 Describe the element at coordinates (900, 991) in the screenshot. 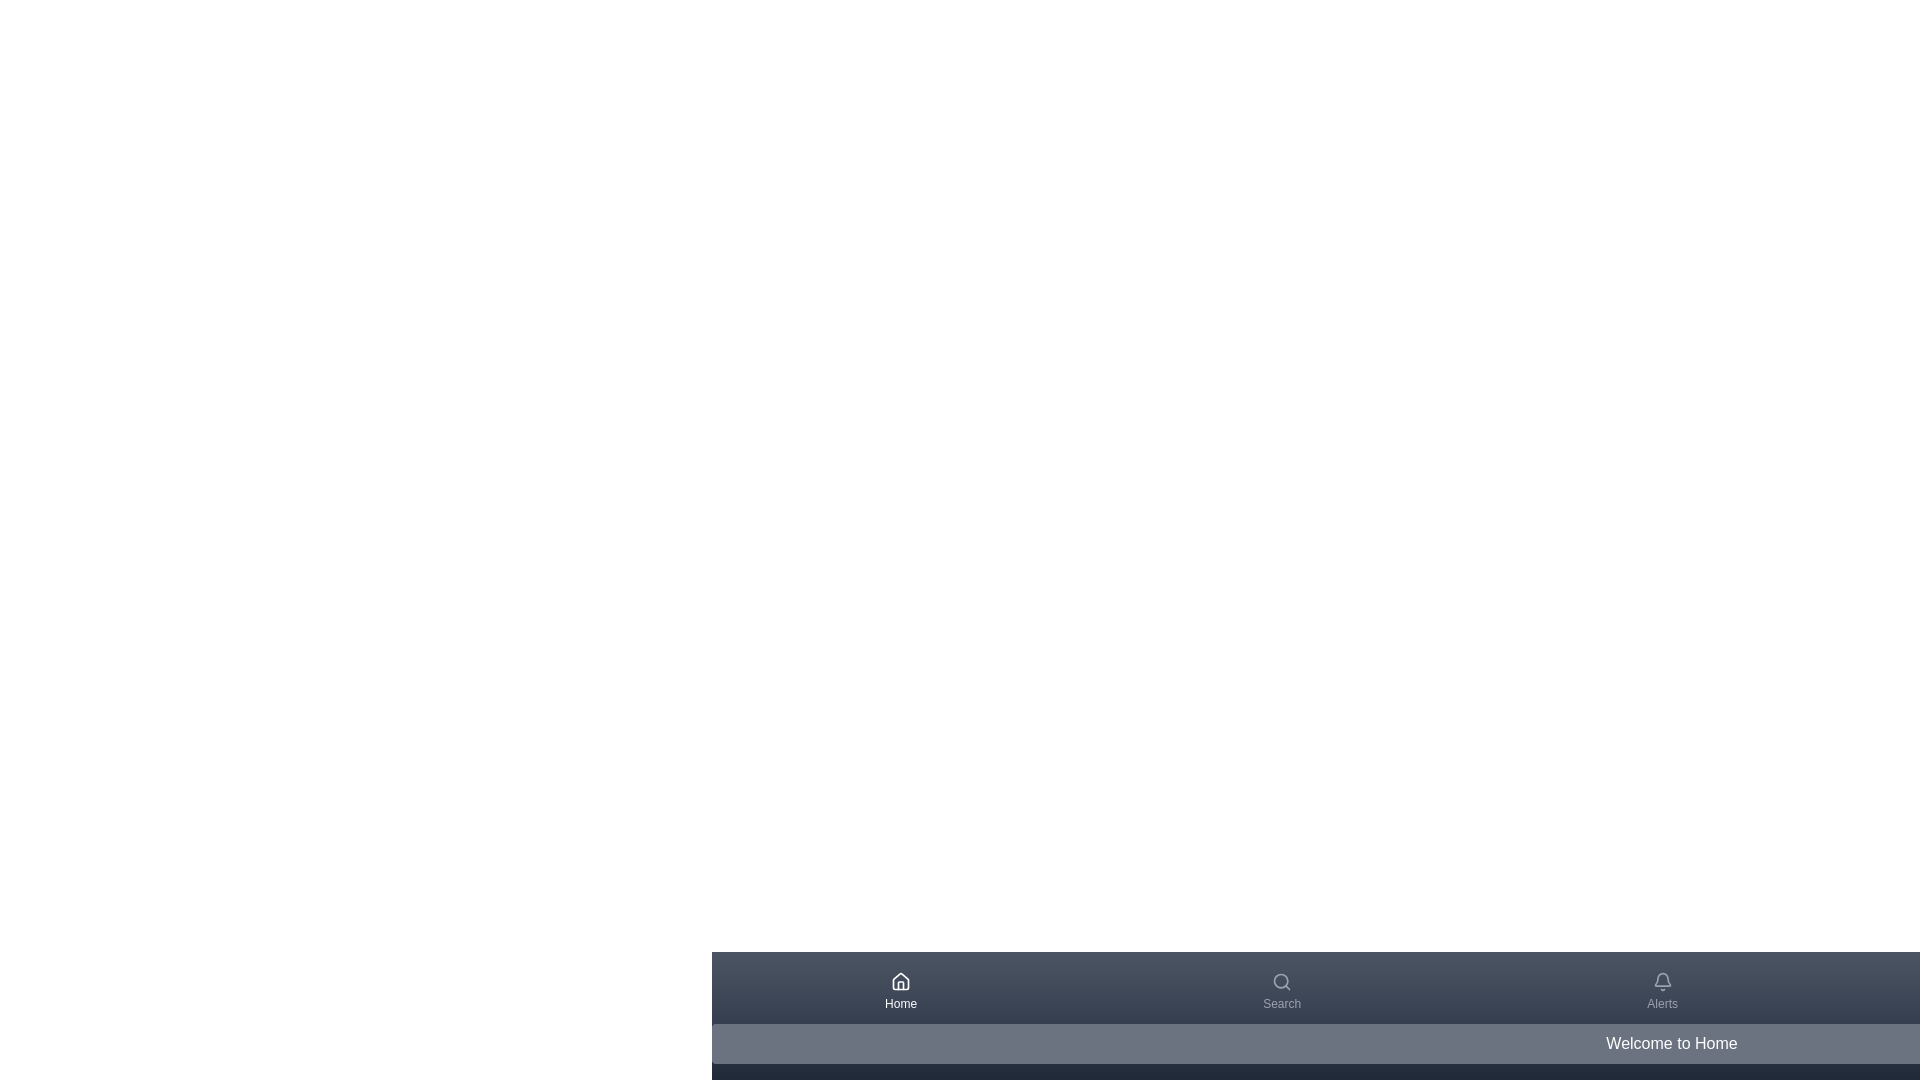

I see `the Home tab icon to see the hover effect` at that location.